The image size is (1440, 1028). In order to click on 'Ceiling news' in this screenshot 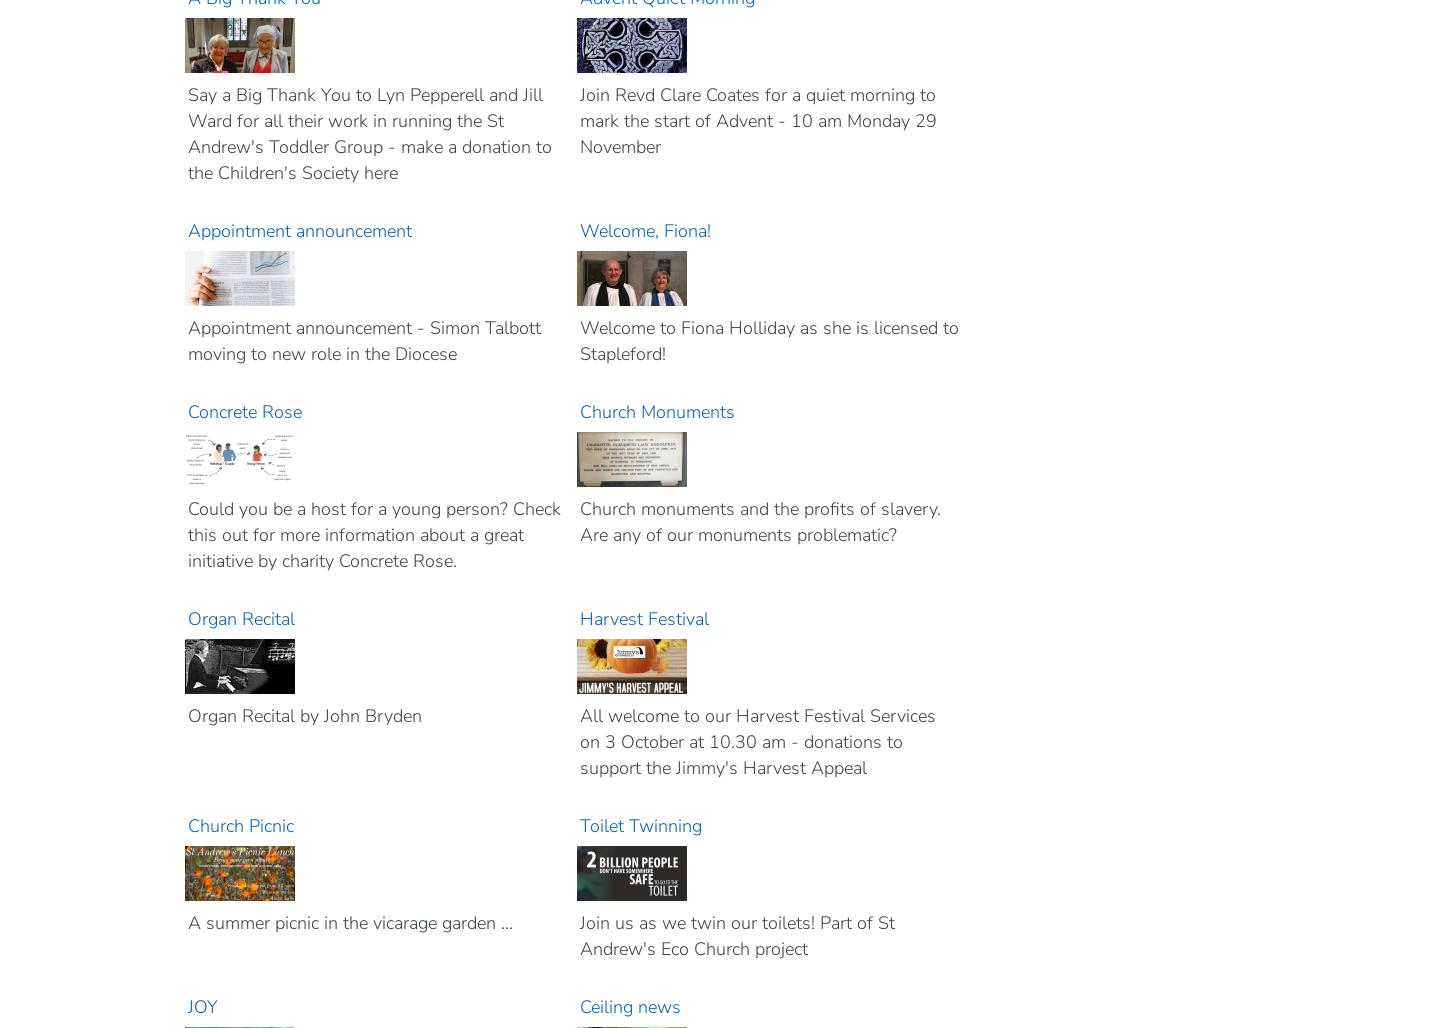, I will do `click(631, 1006)`.